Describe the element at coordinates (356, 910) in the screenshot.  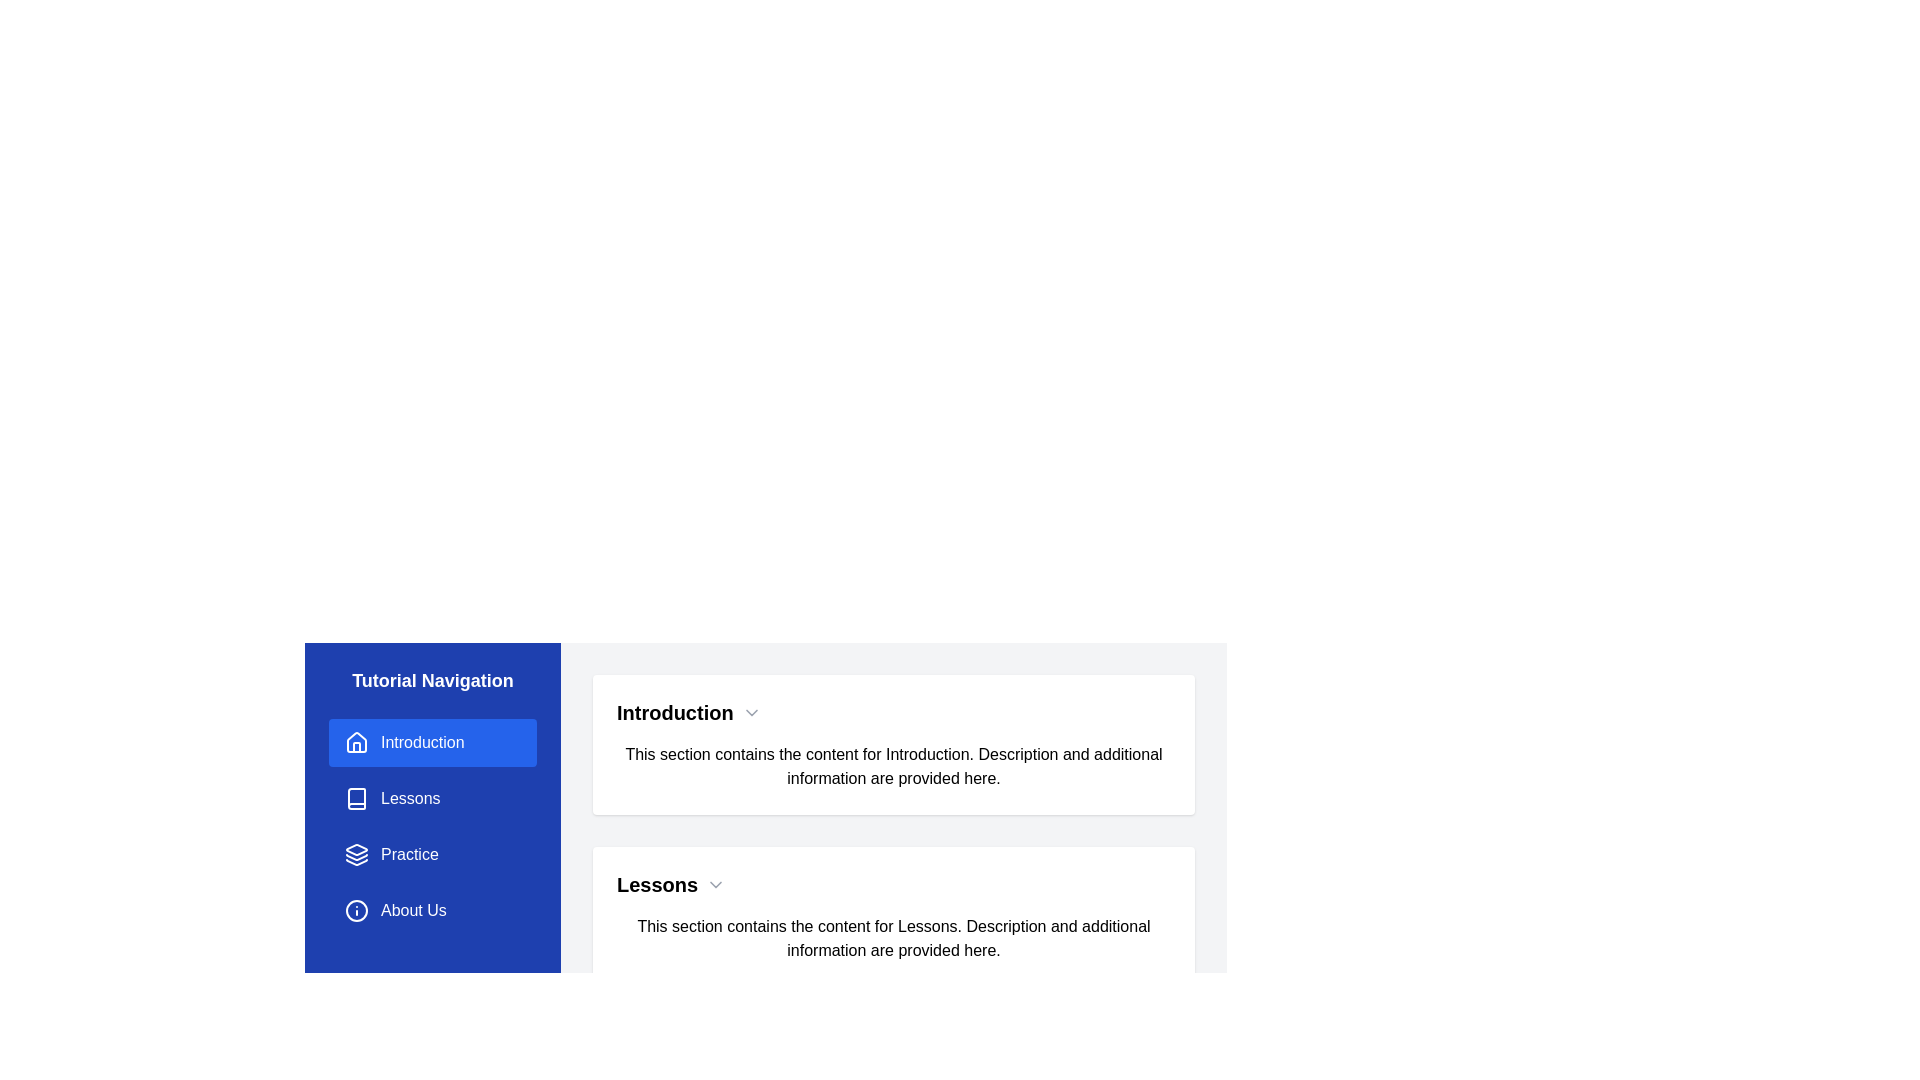
I see `the circular blue icon with a white outlined exclamation mark that is positioned next to the 'About Us' text` at that location.